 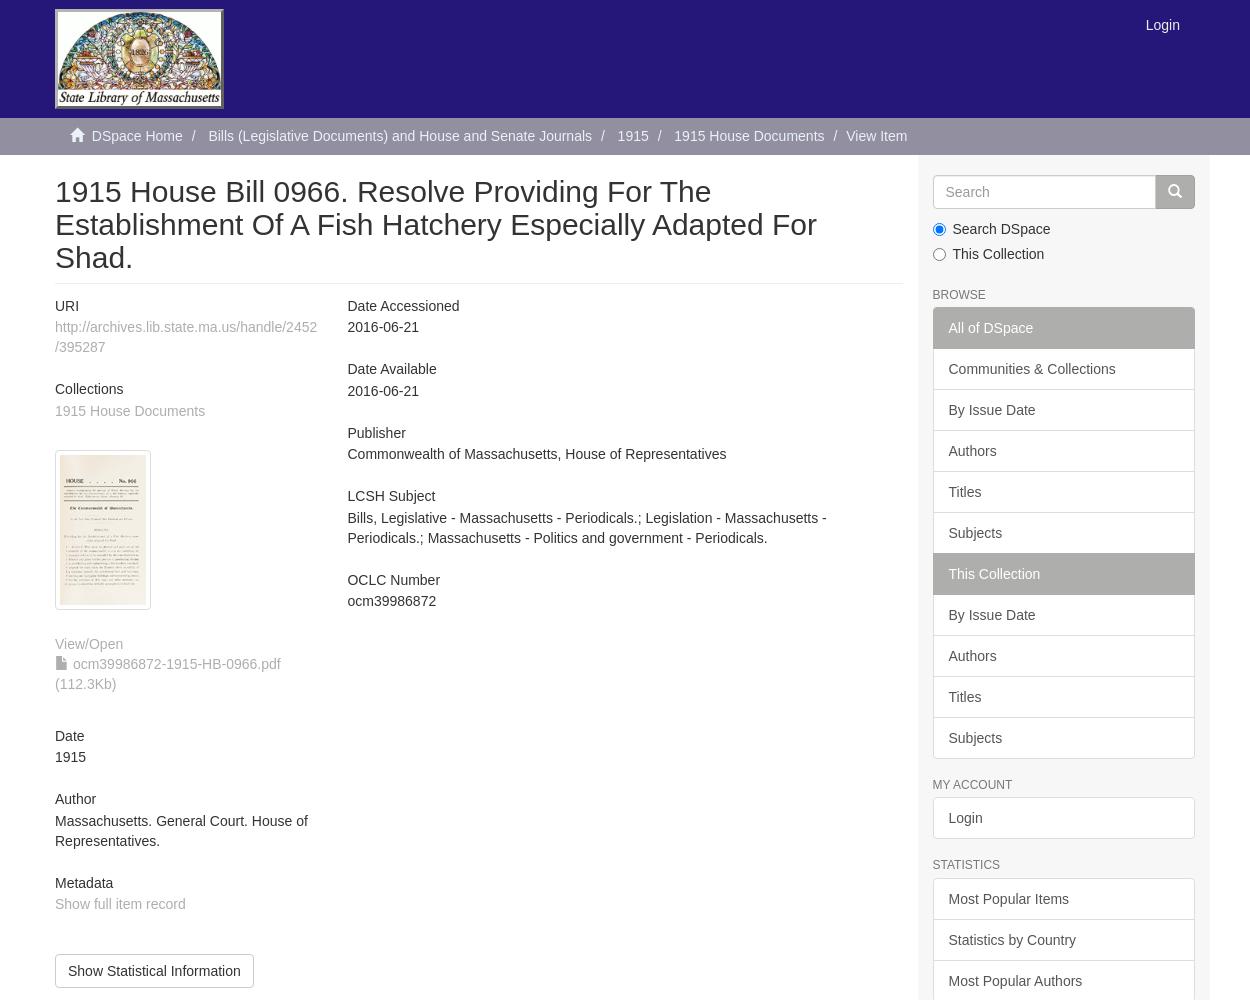 I want to click on '1915 House Bill 0966. Resolve Providing For The Establishment Of A Fish Hatchery Especially Adapted For Shad.', so click(x=436, y=223).